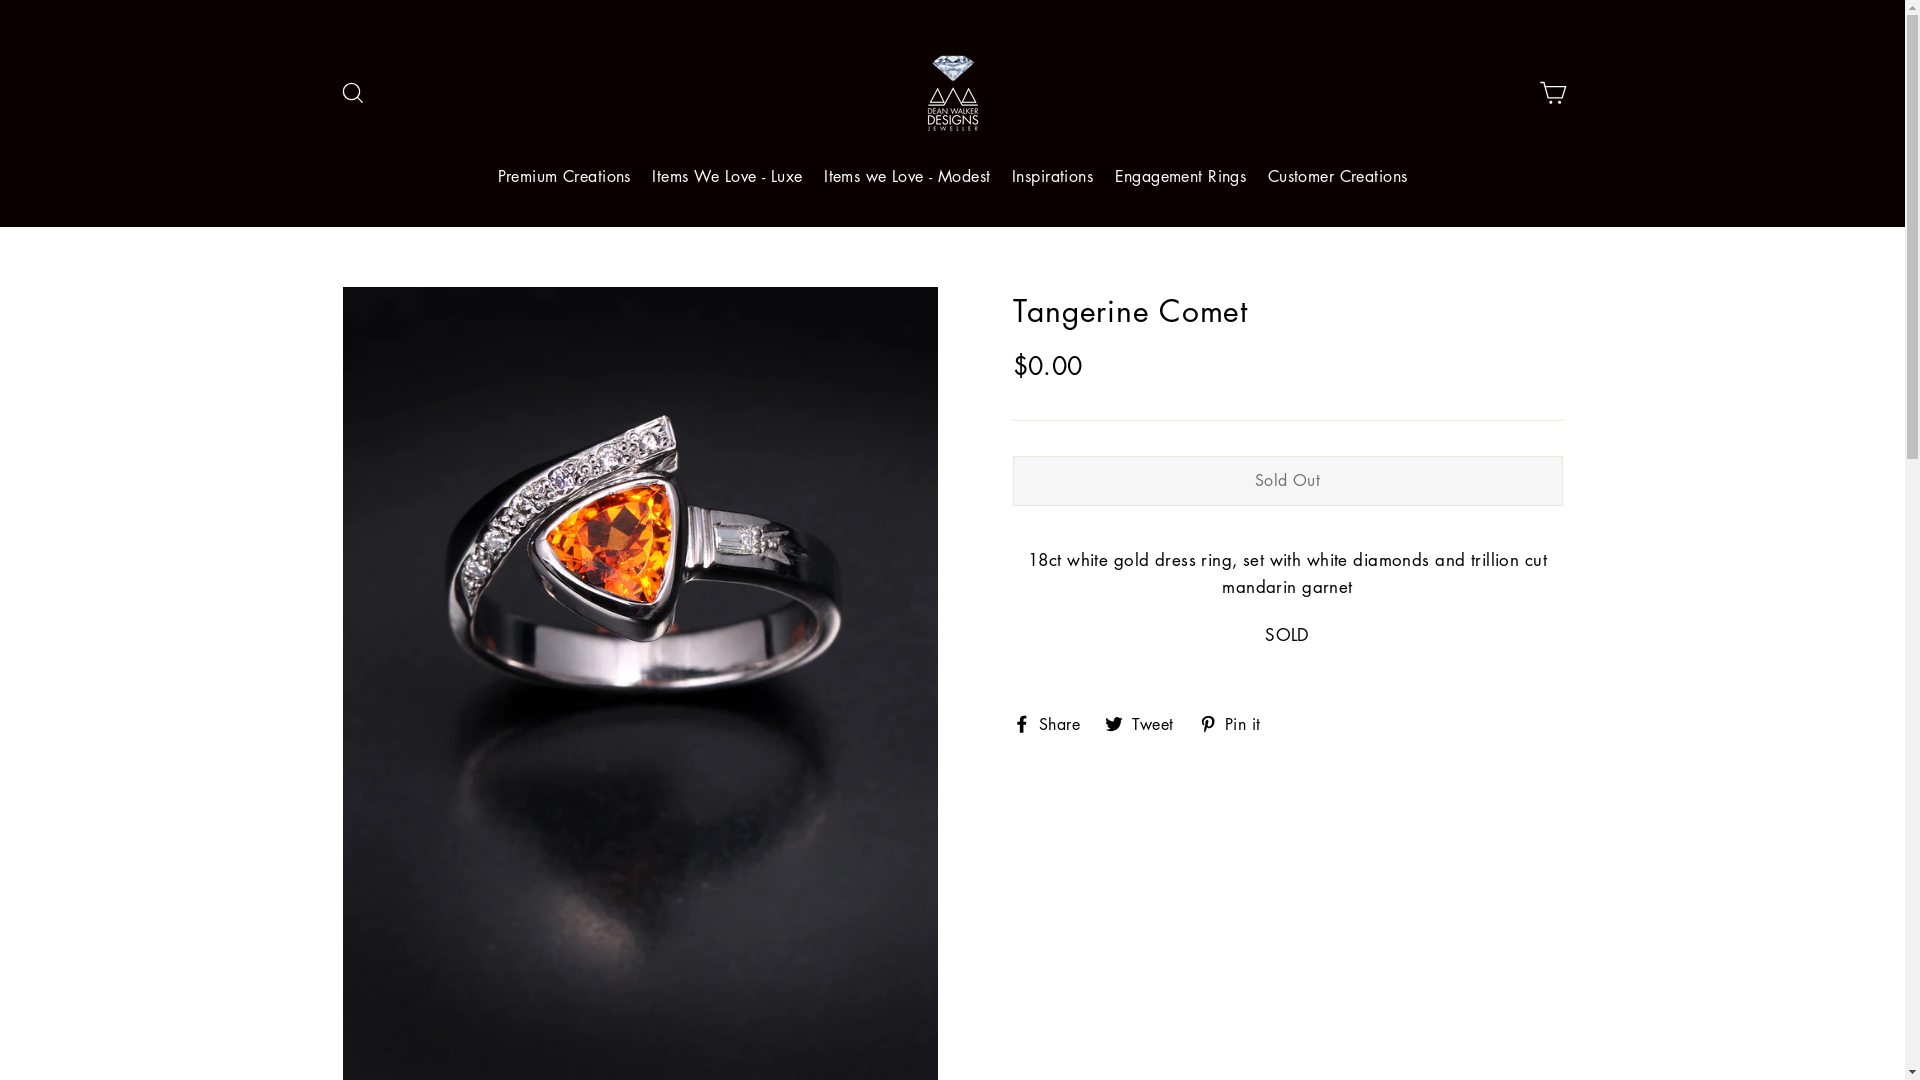 The image size is (1920, 1080). What do you see at coordinates (1338, 176) in the screenshot?
I see `'Customer Creations'` at bounding box center [1338, 176].